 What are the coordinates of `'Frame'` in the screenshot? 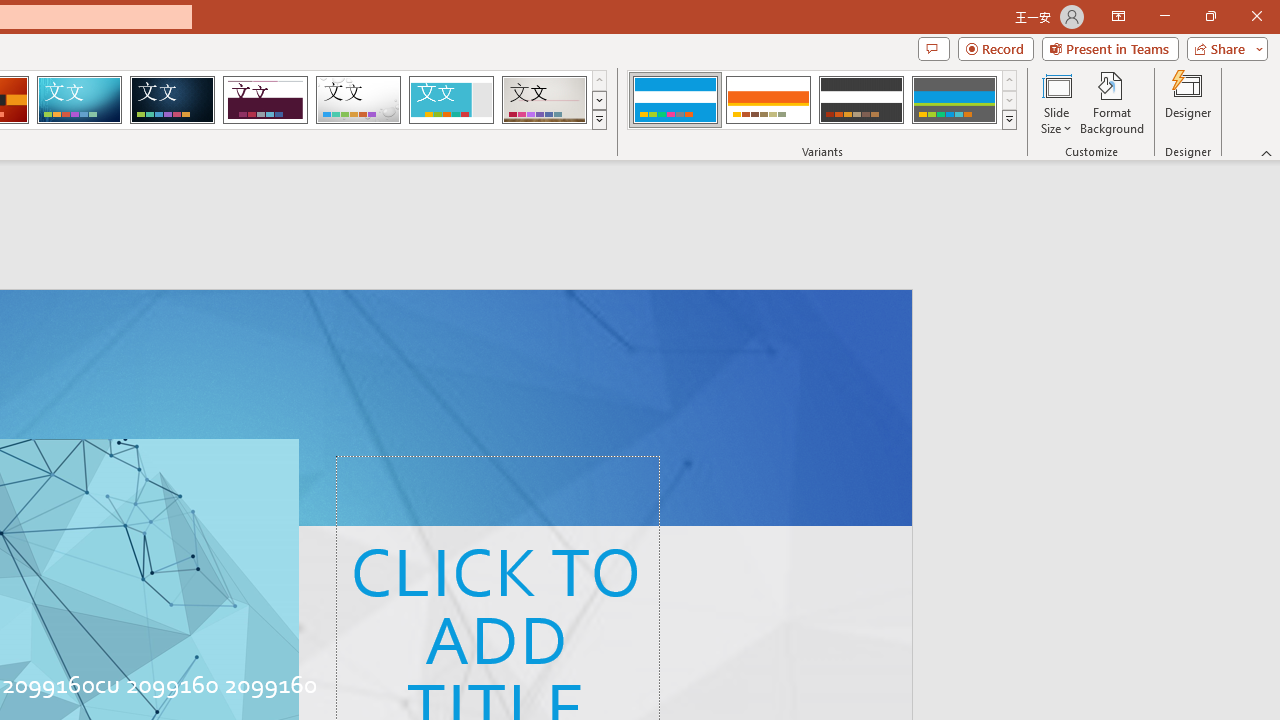 It's located at (450, 100).